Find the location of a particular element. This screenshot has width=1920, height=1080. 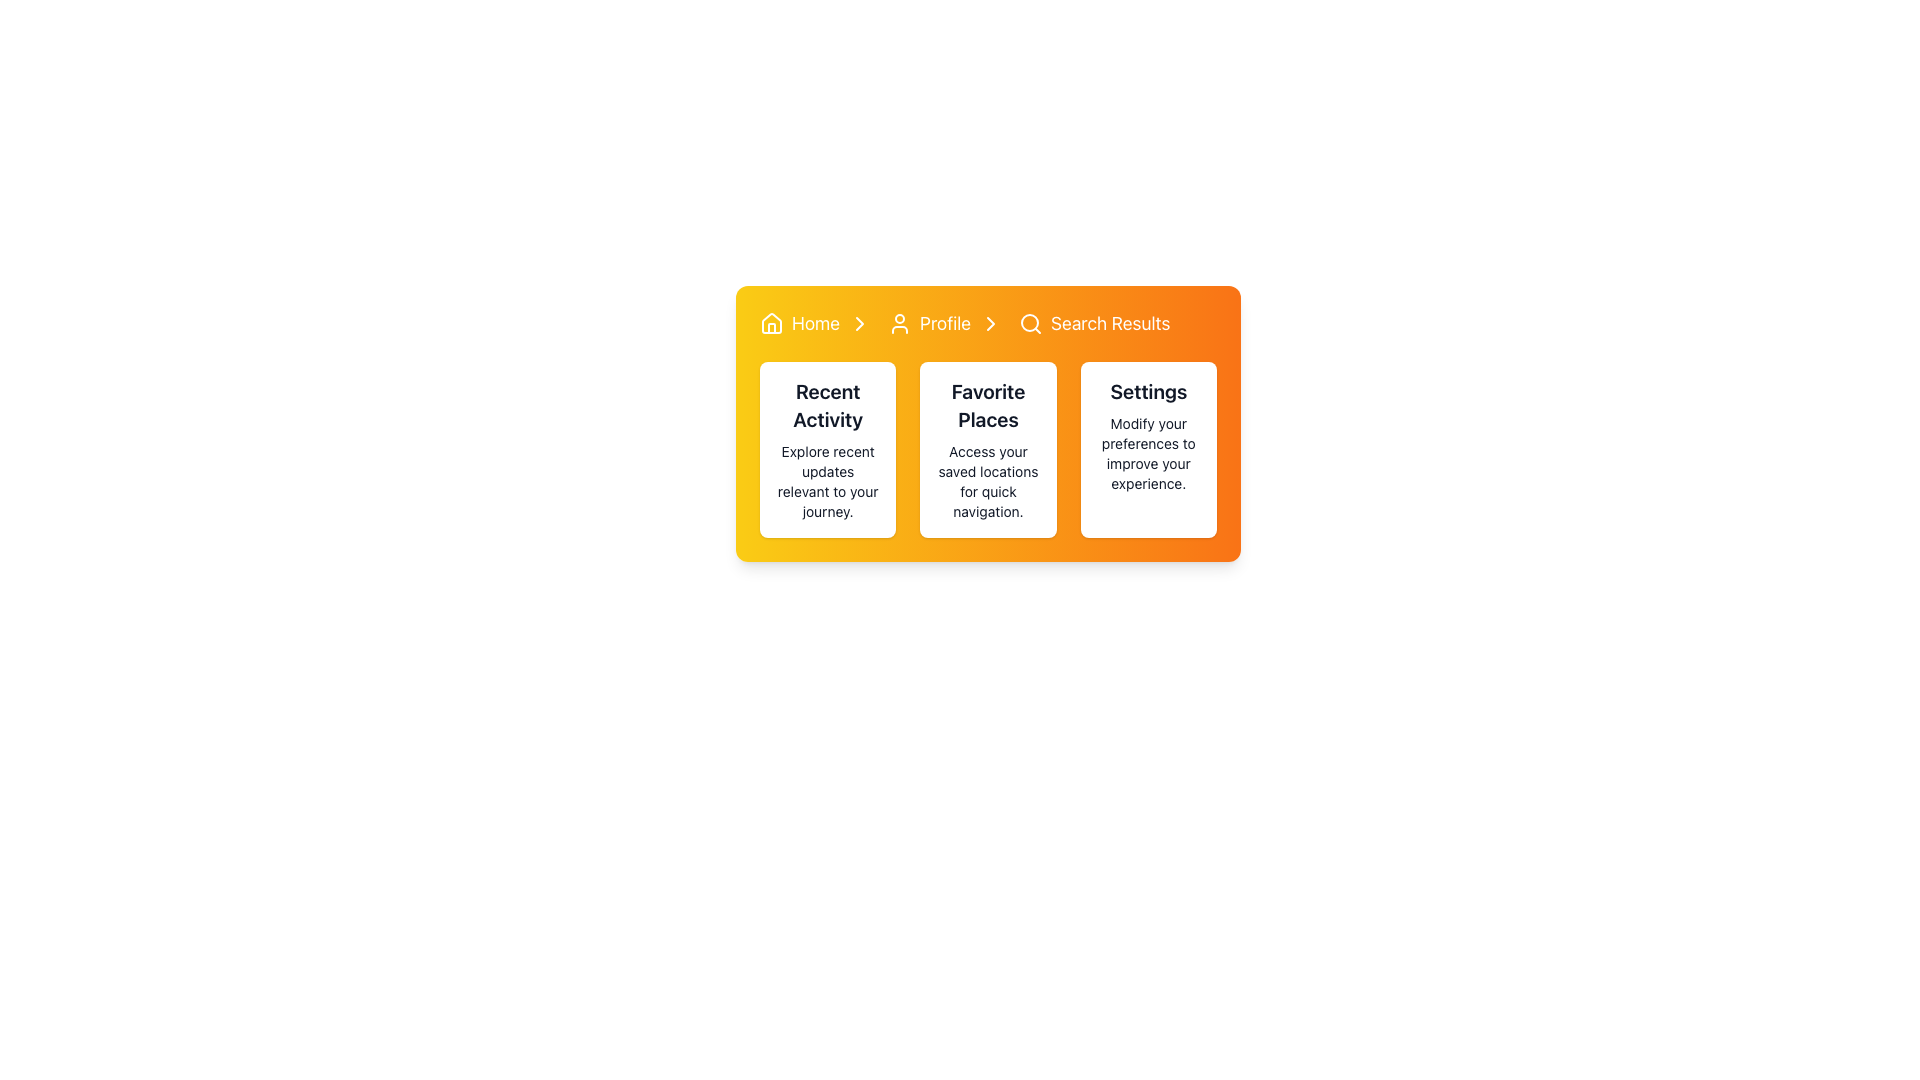

the 'Home' hyperlink in the navigation menu is located at coordinates (816, 323).